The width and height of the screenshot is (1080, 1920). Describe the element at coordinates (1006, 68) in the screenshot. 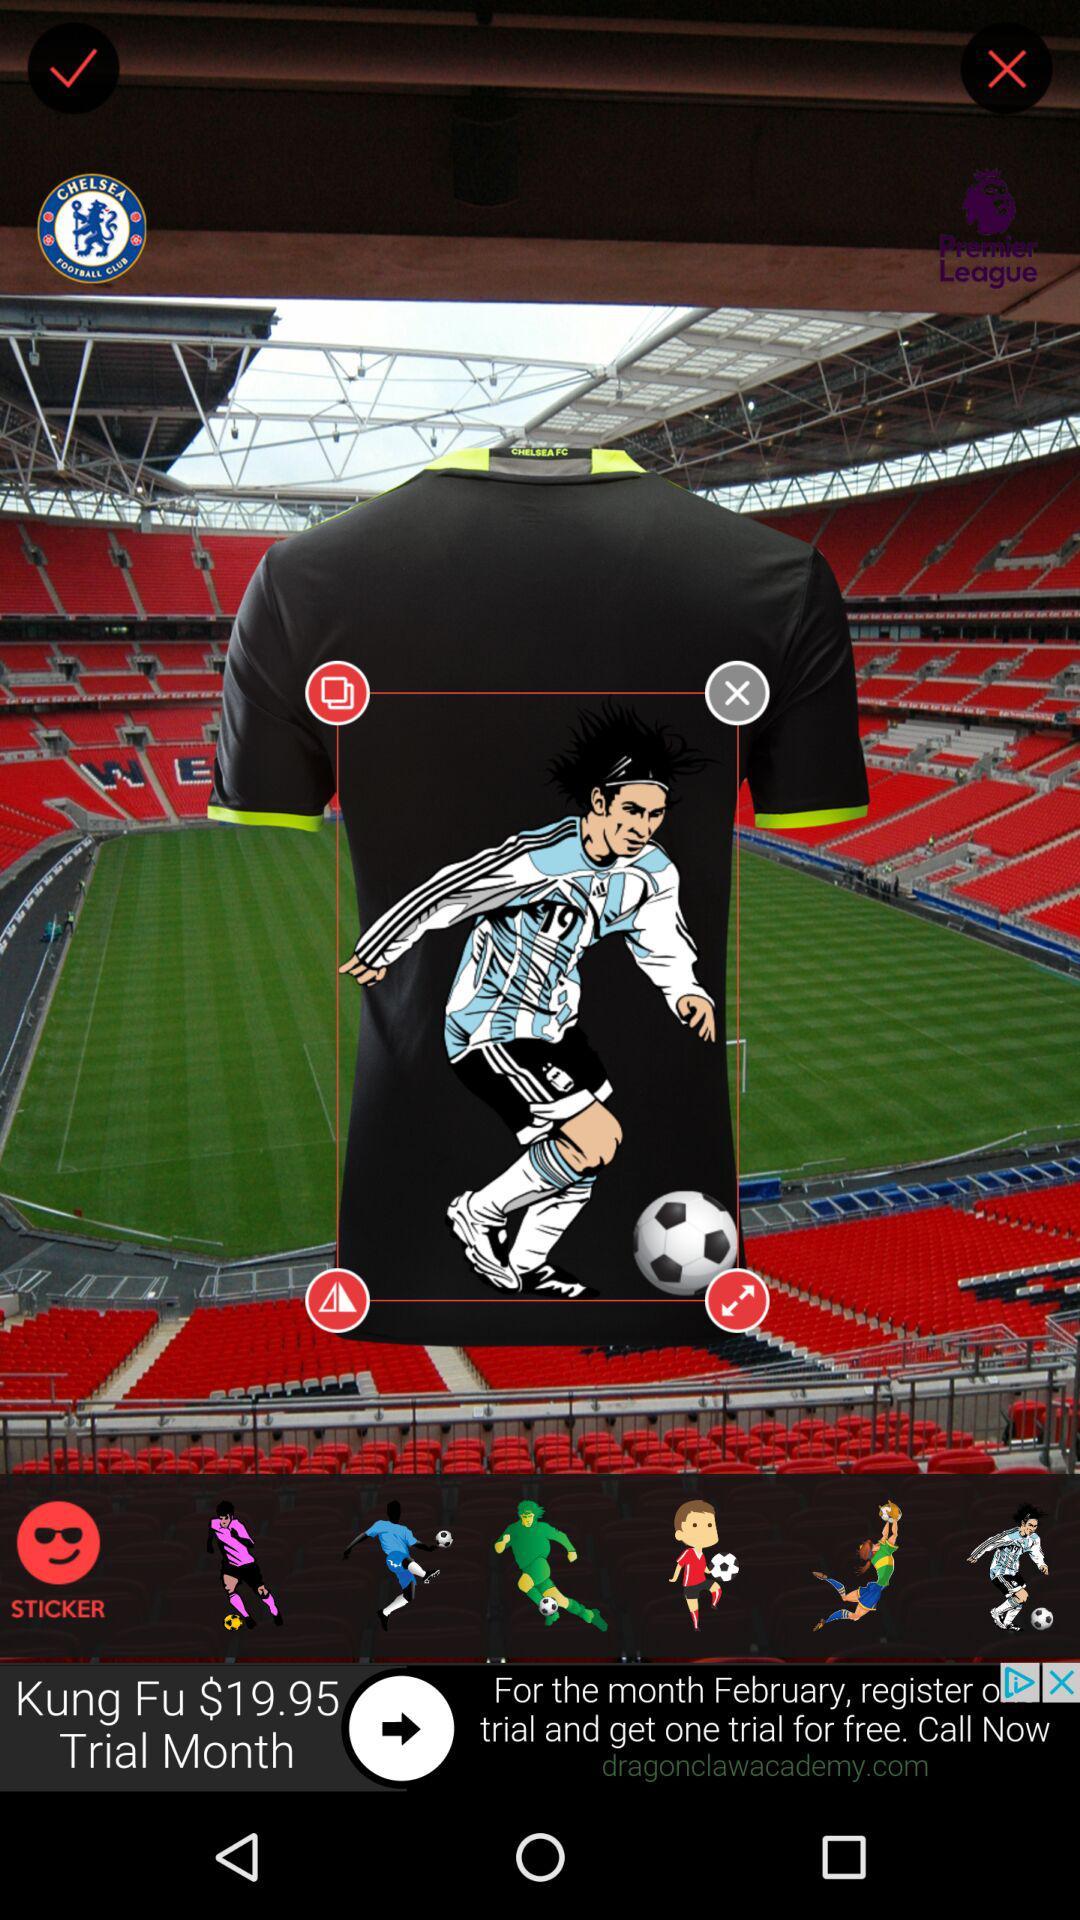

I see `cancel button` at that location.